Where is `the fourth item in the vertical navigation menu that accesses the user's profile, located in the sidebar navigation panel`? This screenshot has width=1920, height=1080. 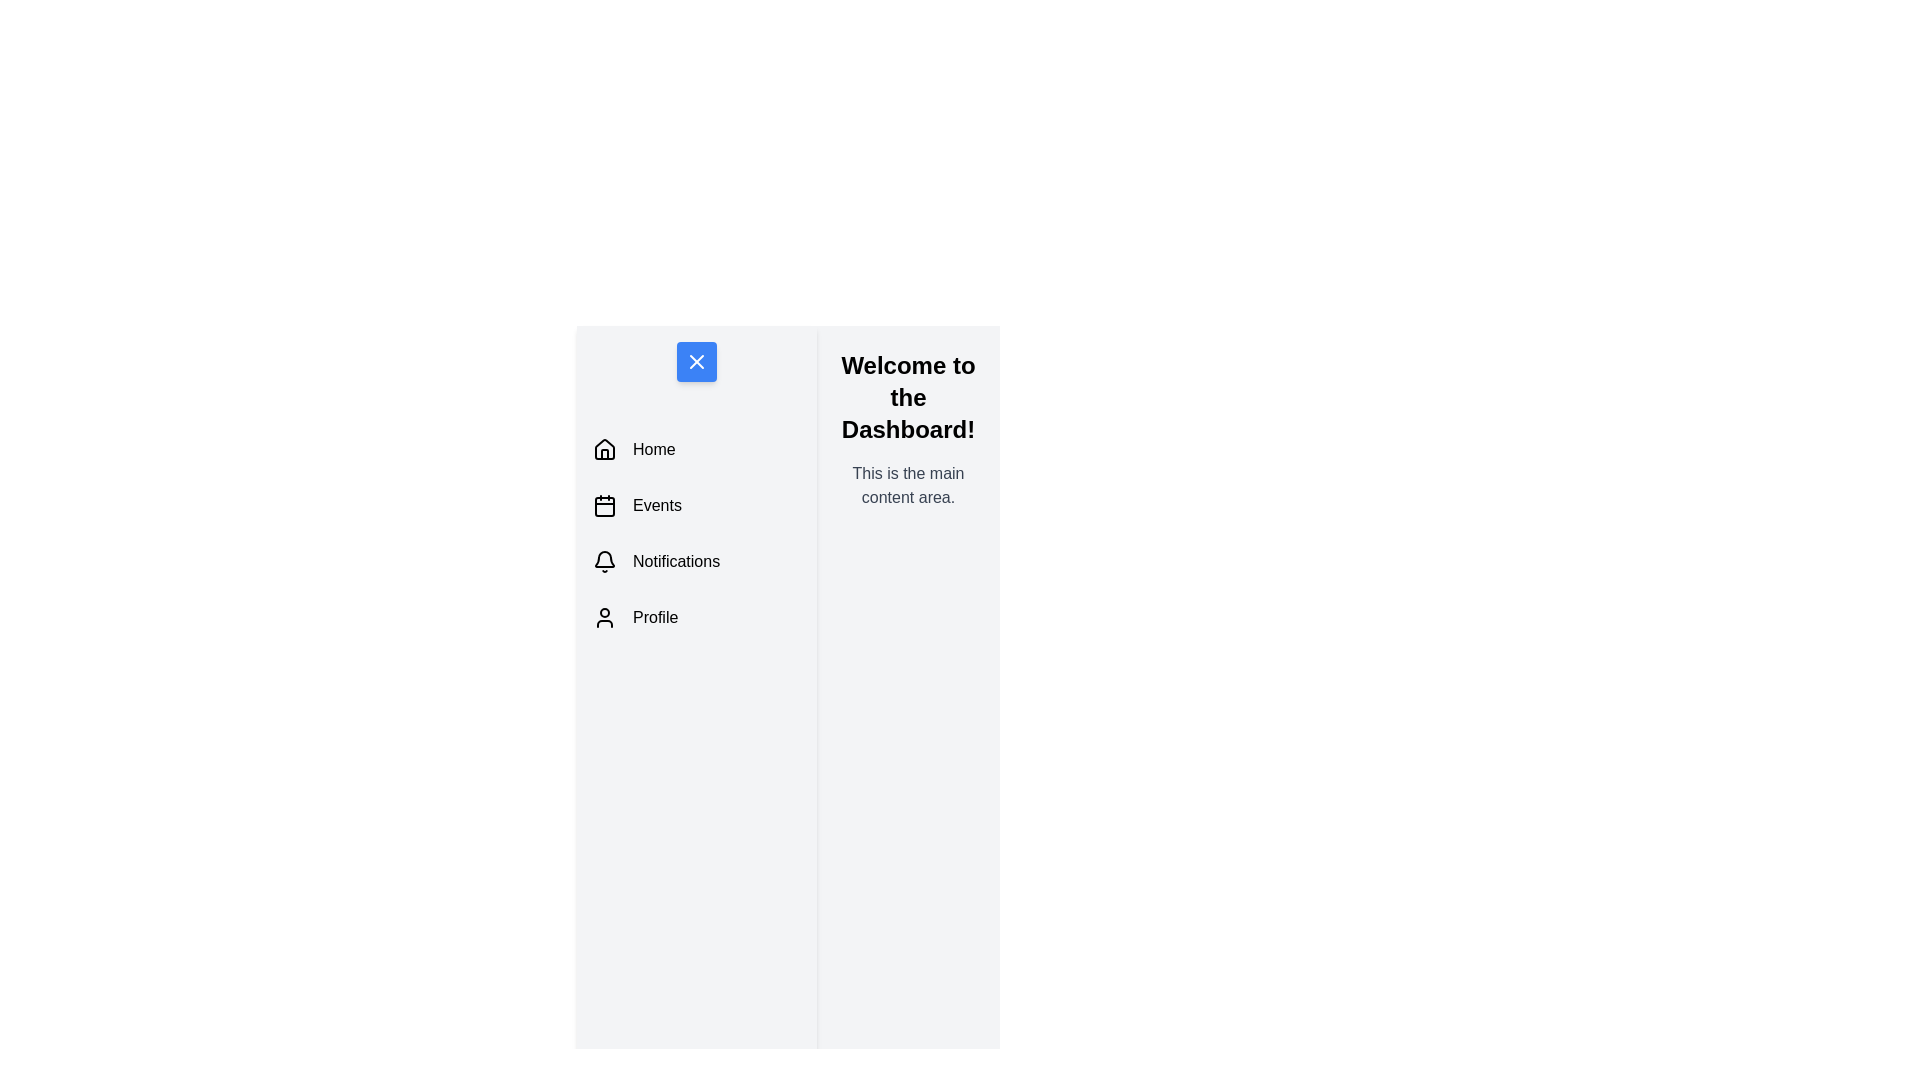 the fourth item in the vertical navigation menu that accesses the user's profile, located in the sidebar navigation panel is located at coordinates (696, 616).